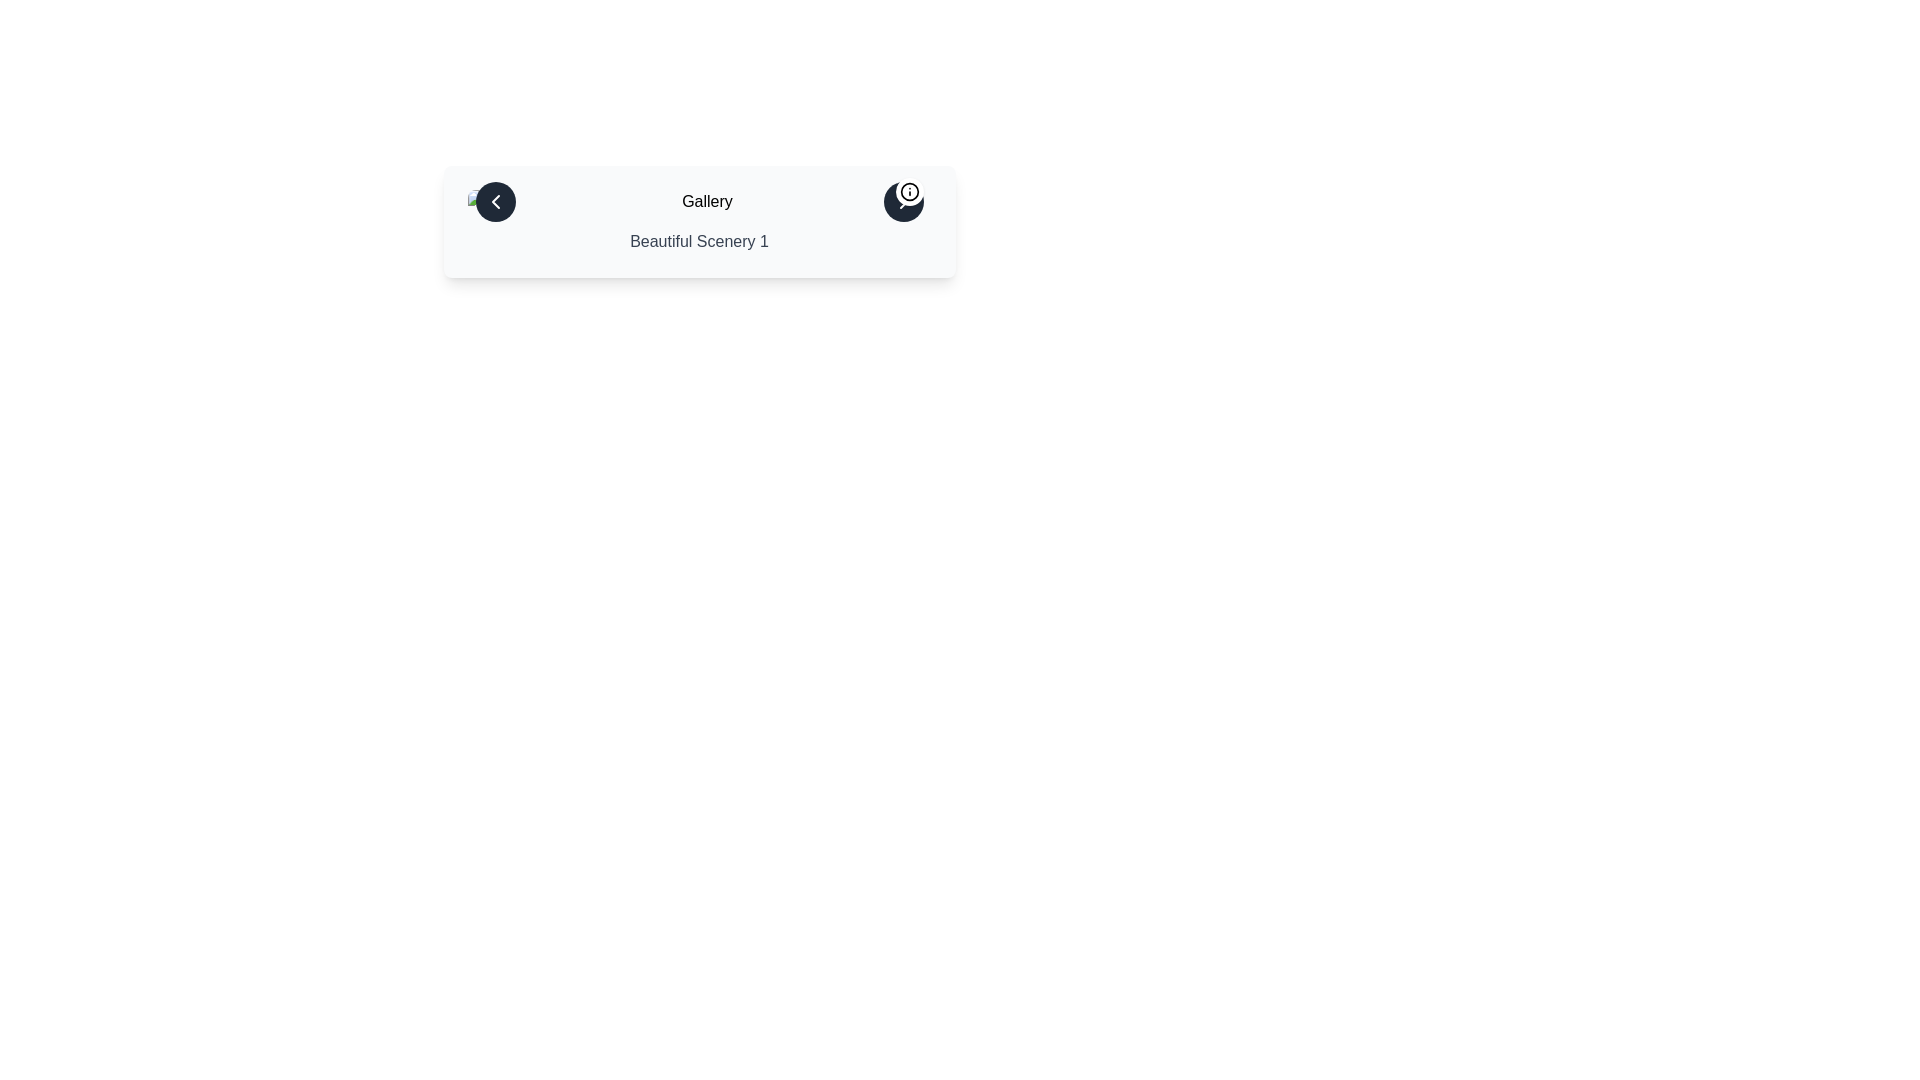 This screenshot has height=1080, width=1920. I want to click on the chevron Arrow Icon located on the rightmost side of the component, so click(902, 201).